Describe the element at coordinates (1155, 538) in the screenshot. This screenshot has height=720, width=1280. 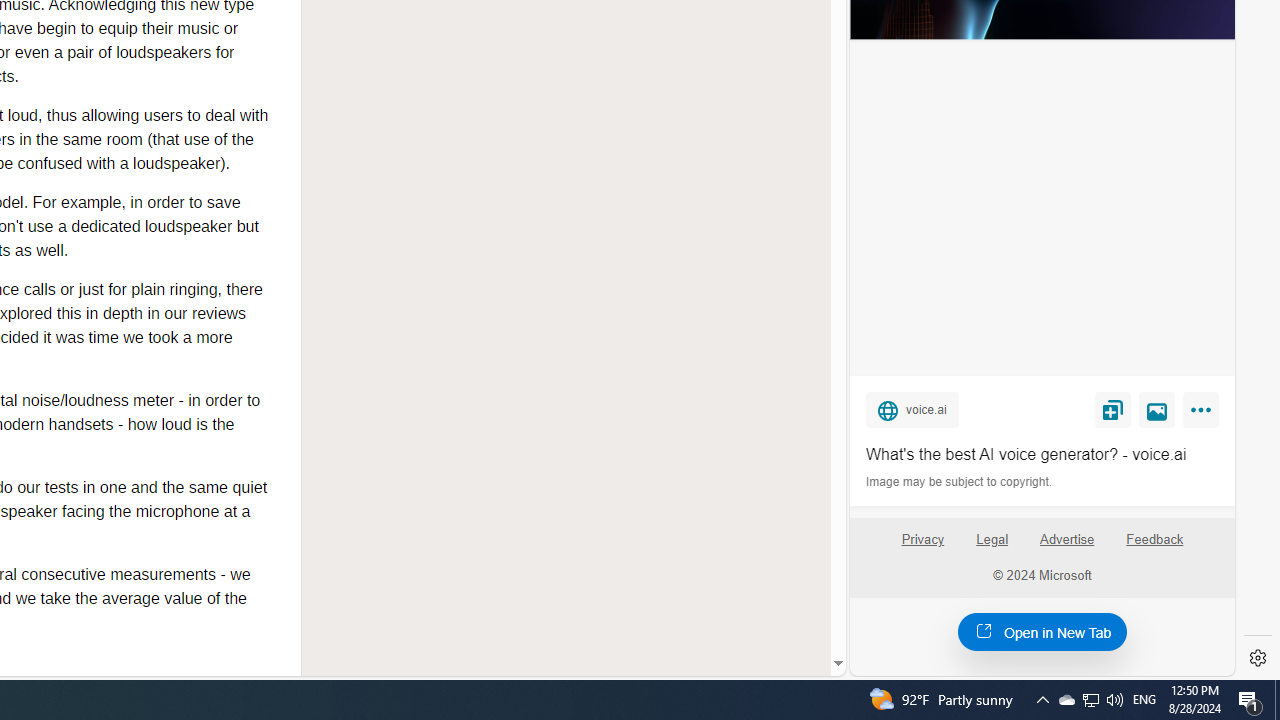
I see `'Feedback'` at that location.